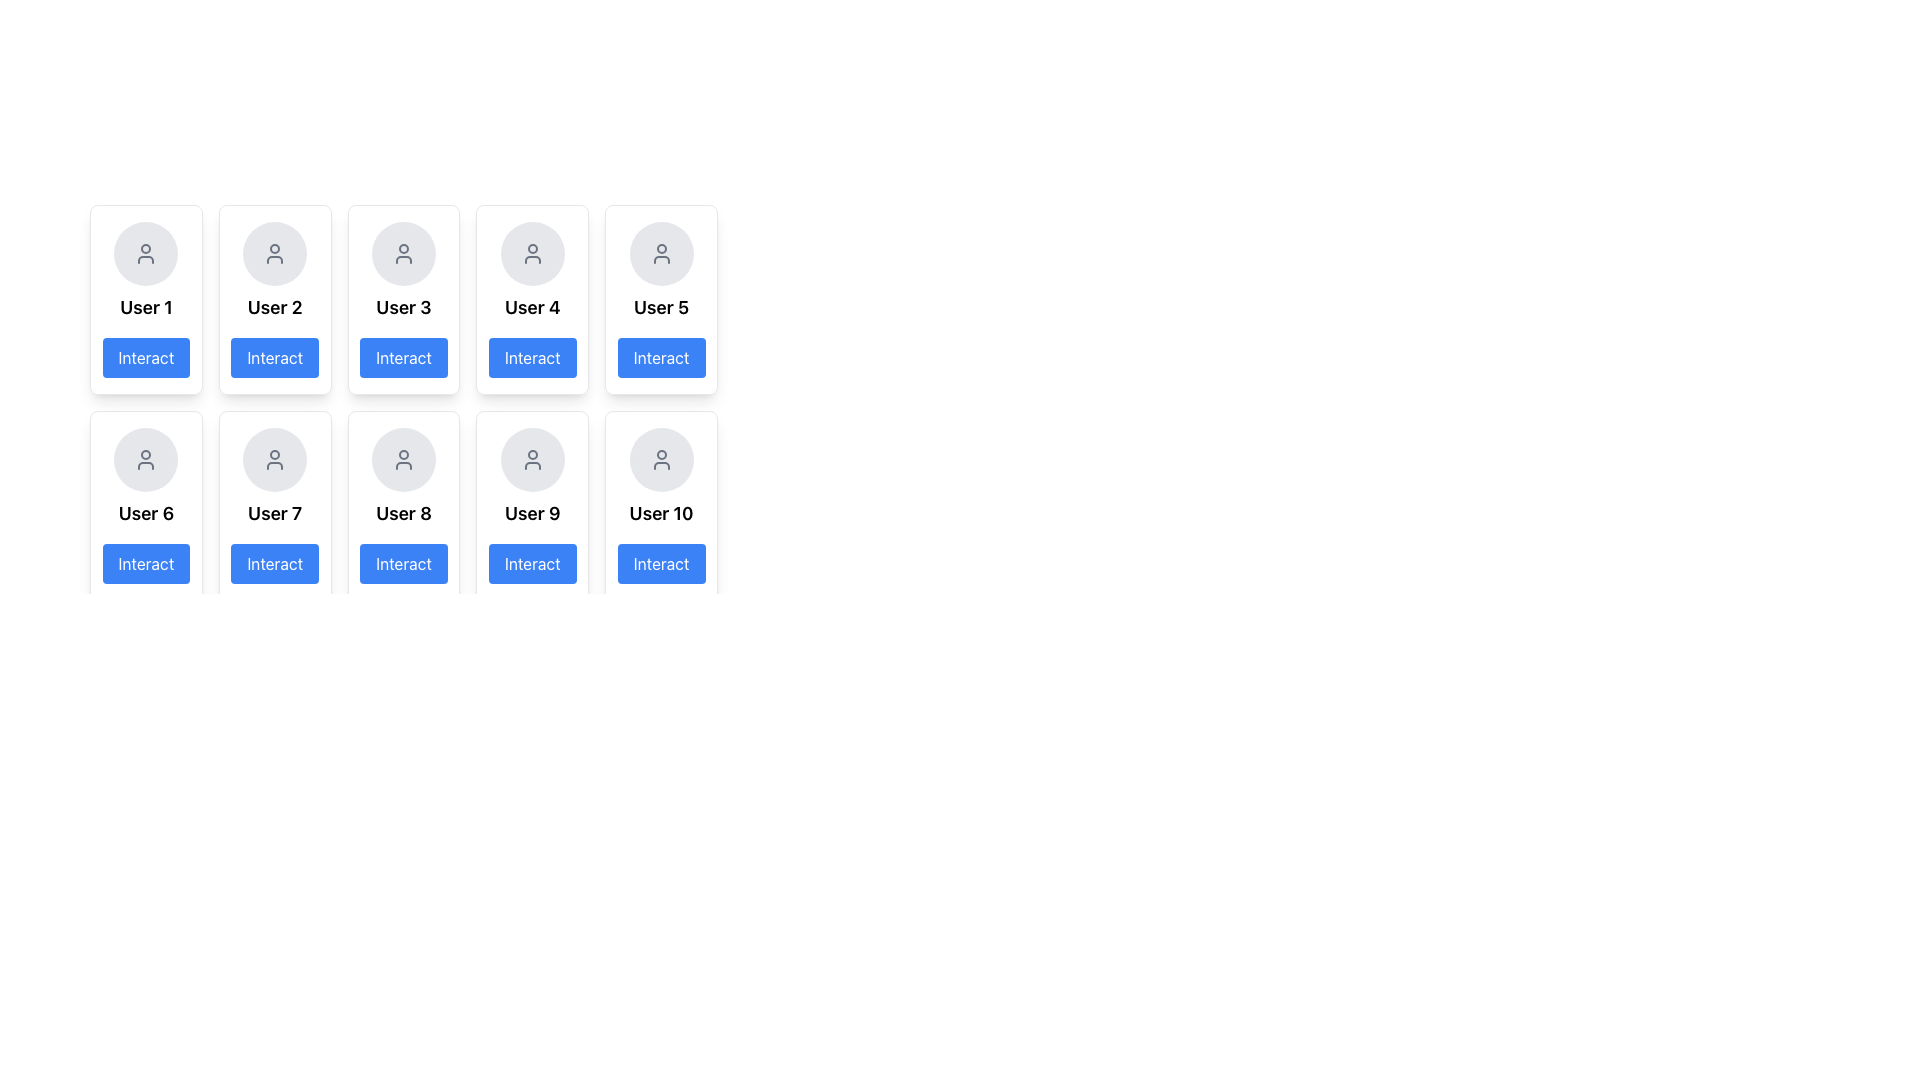  What do you see at coordinates (402, 563) in the screenshot?
I see `the button located in the bottom section of the user card labeled 'User 8' in the second row and third column of the grid layout` at bounding box center [402, 563].